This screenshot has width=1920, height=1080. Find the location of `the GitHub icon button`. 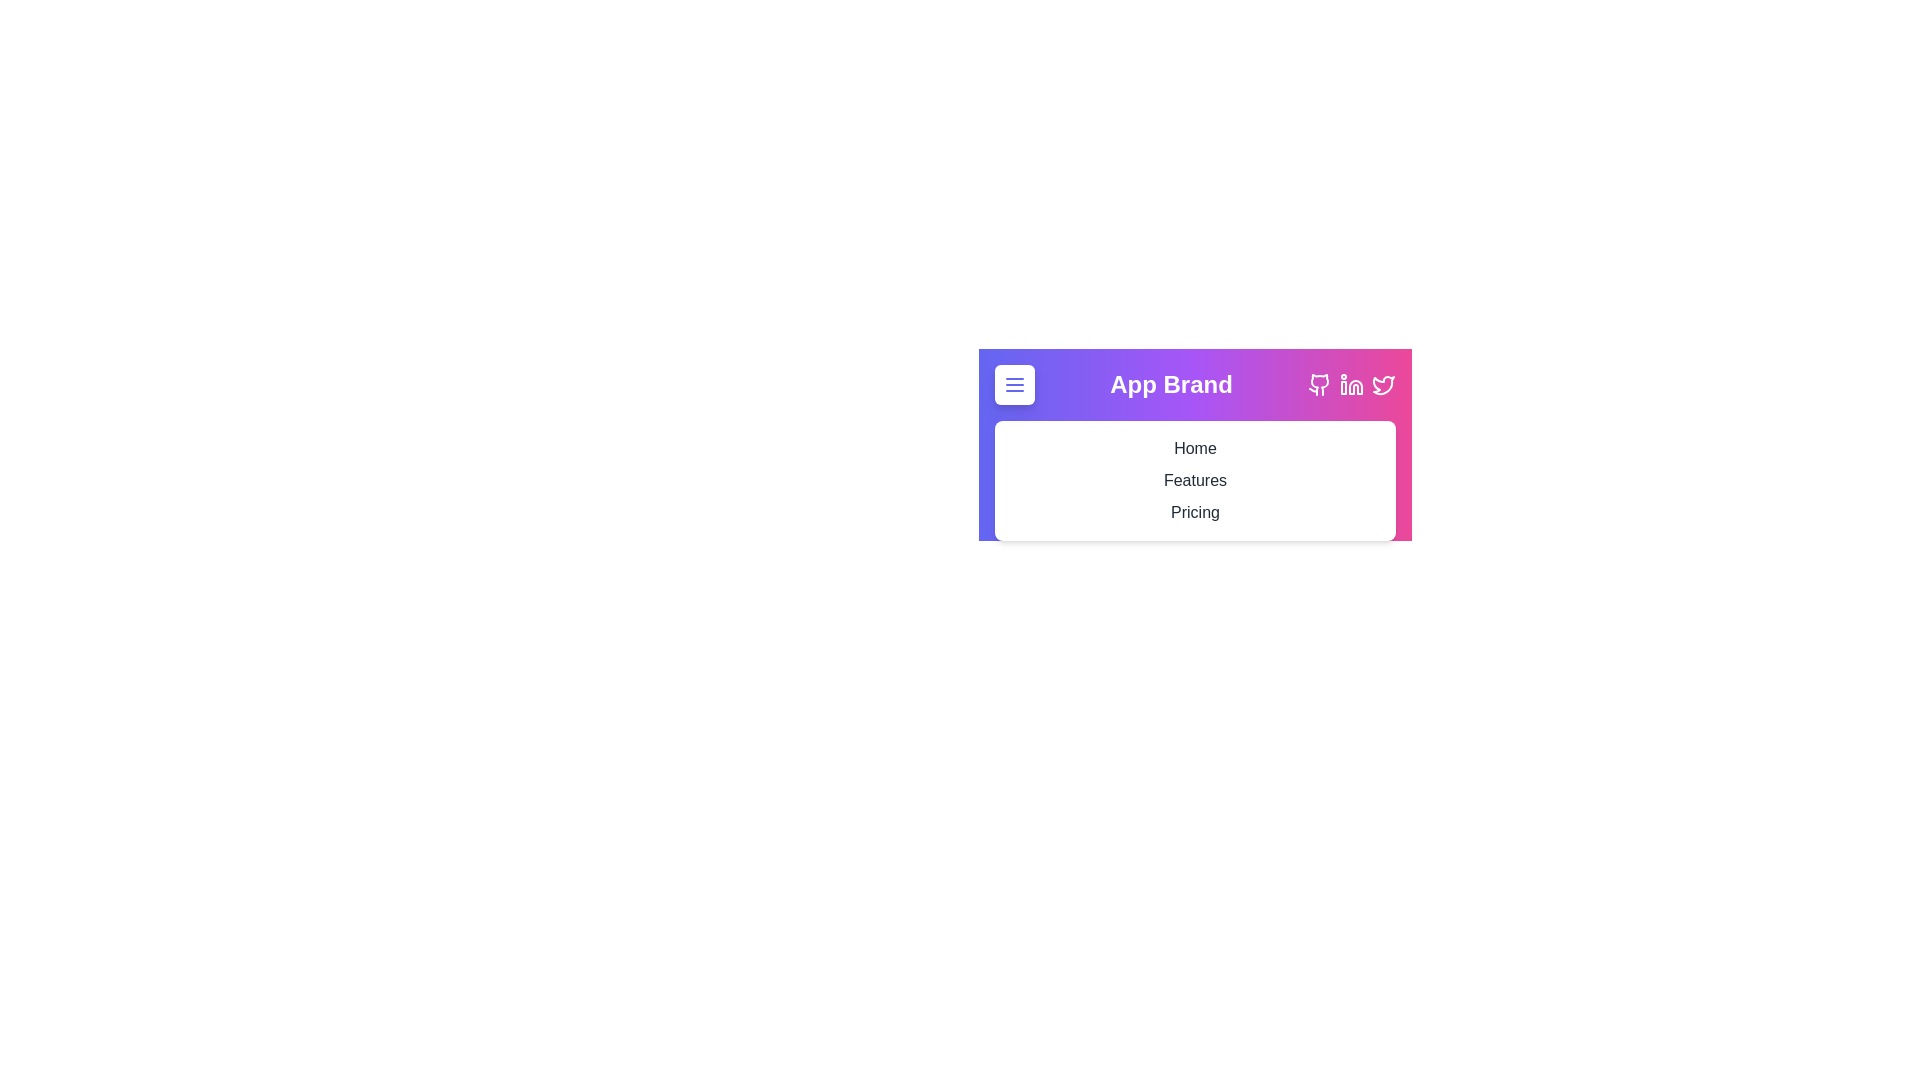

the GitHub icon button is located at coordinates (1320, 385).